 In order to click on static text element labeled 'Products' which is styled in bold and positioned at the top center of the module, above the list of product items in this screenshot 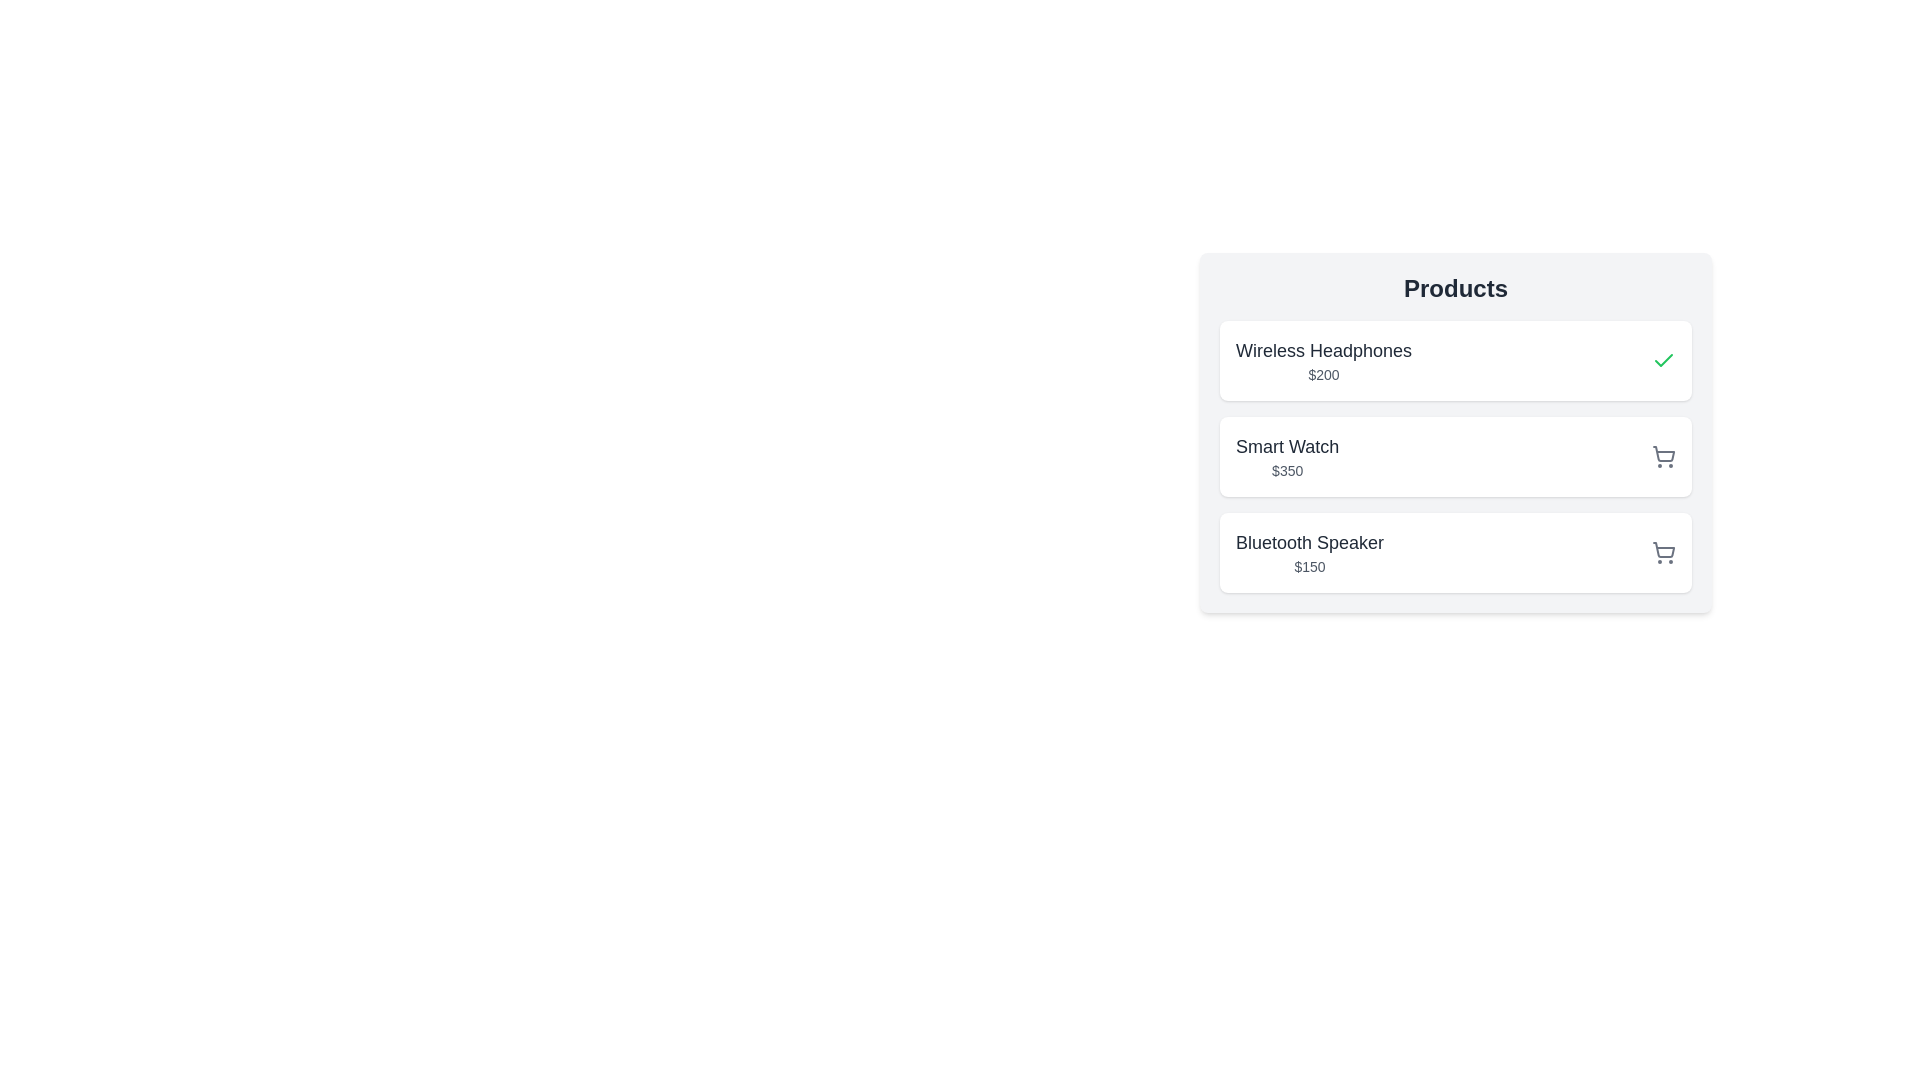, I will do `click(1455, 289)`.